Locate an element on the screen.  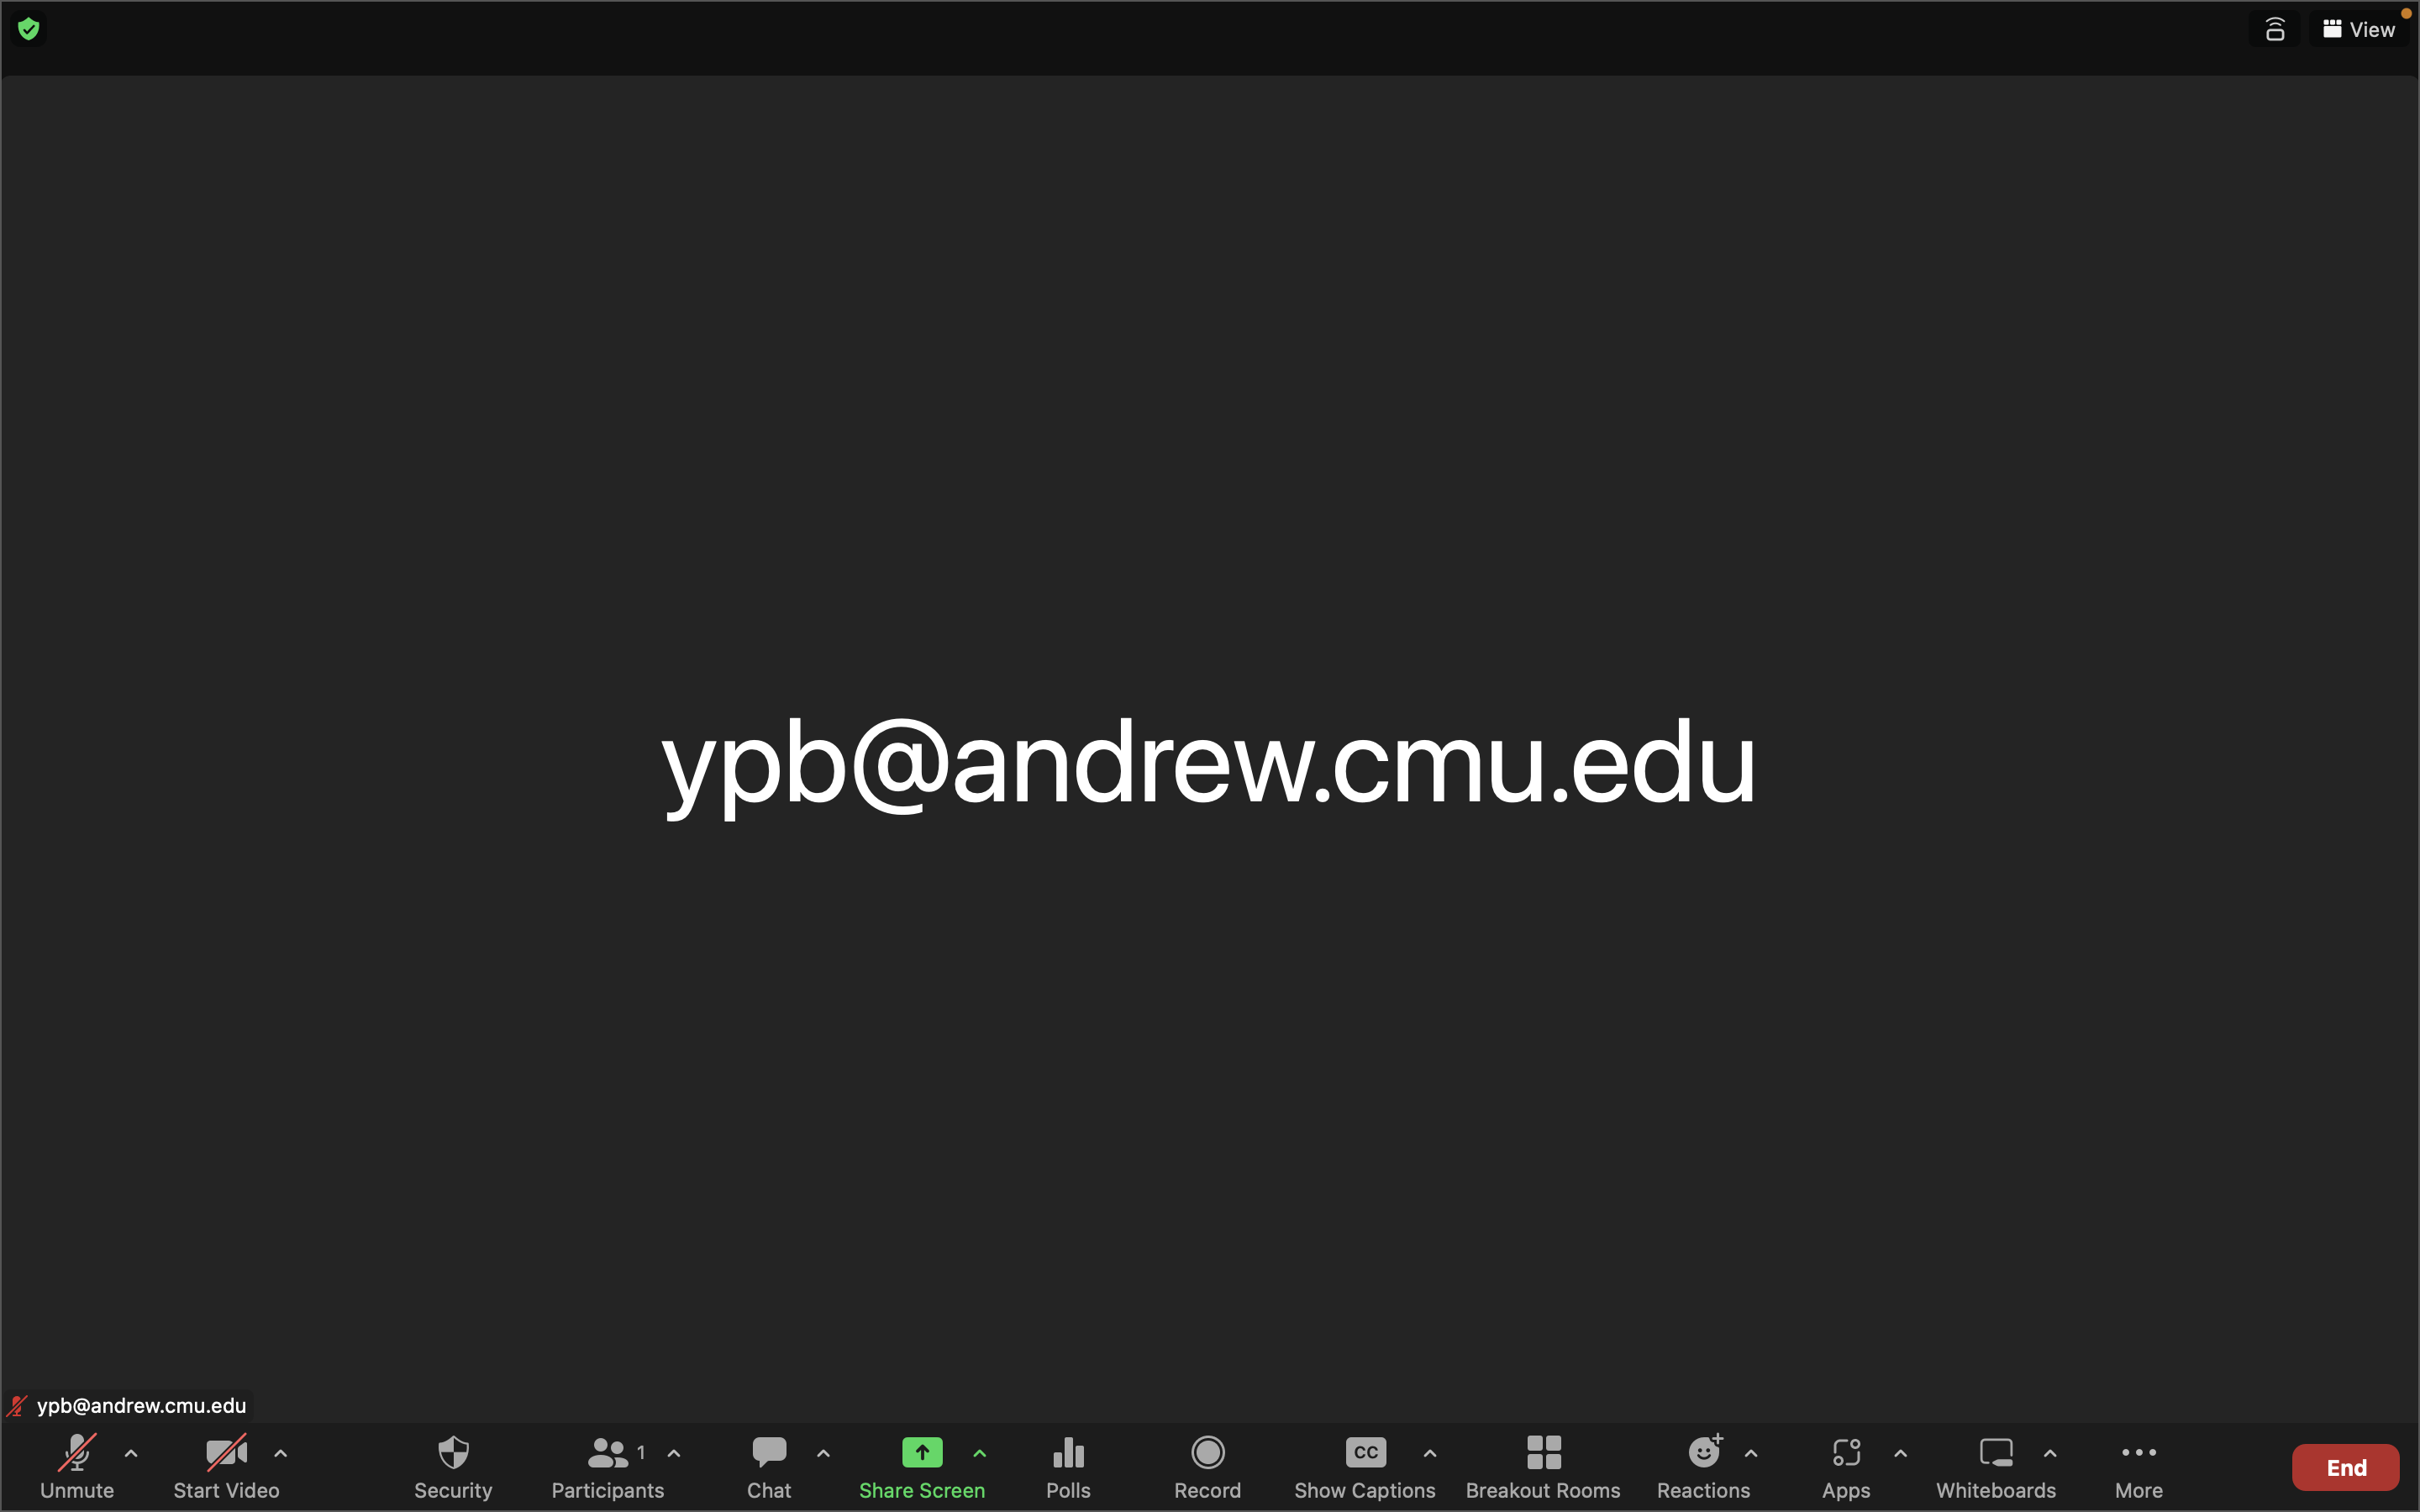
Begin recording the meeting proceedings is located at coordinates (1210, 1465).